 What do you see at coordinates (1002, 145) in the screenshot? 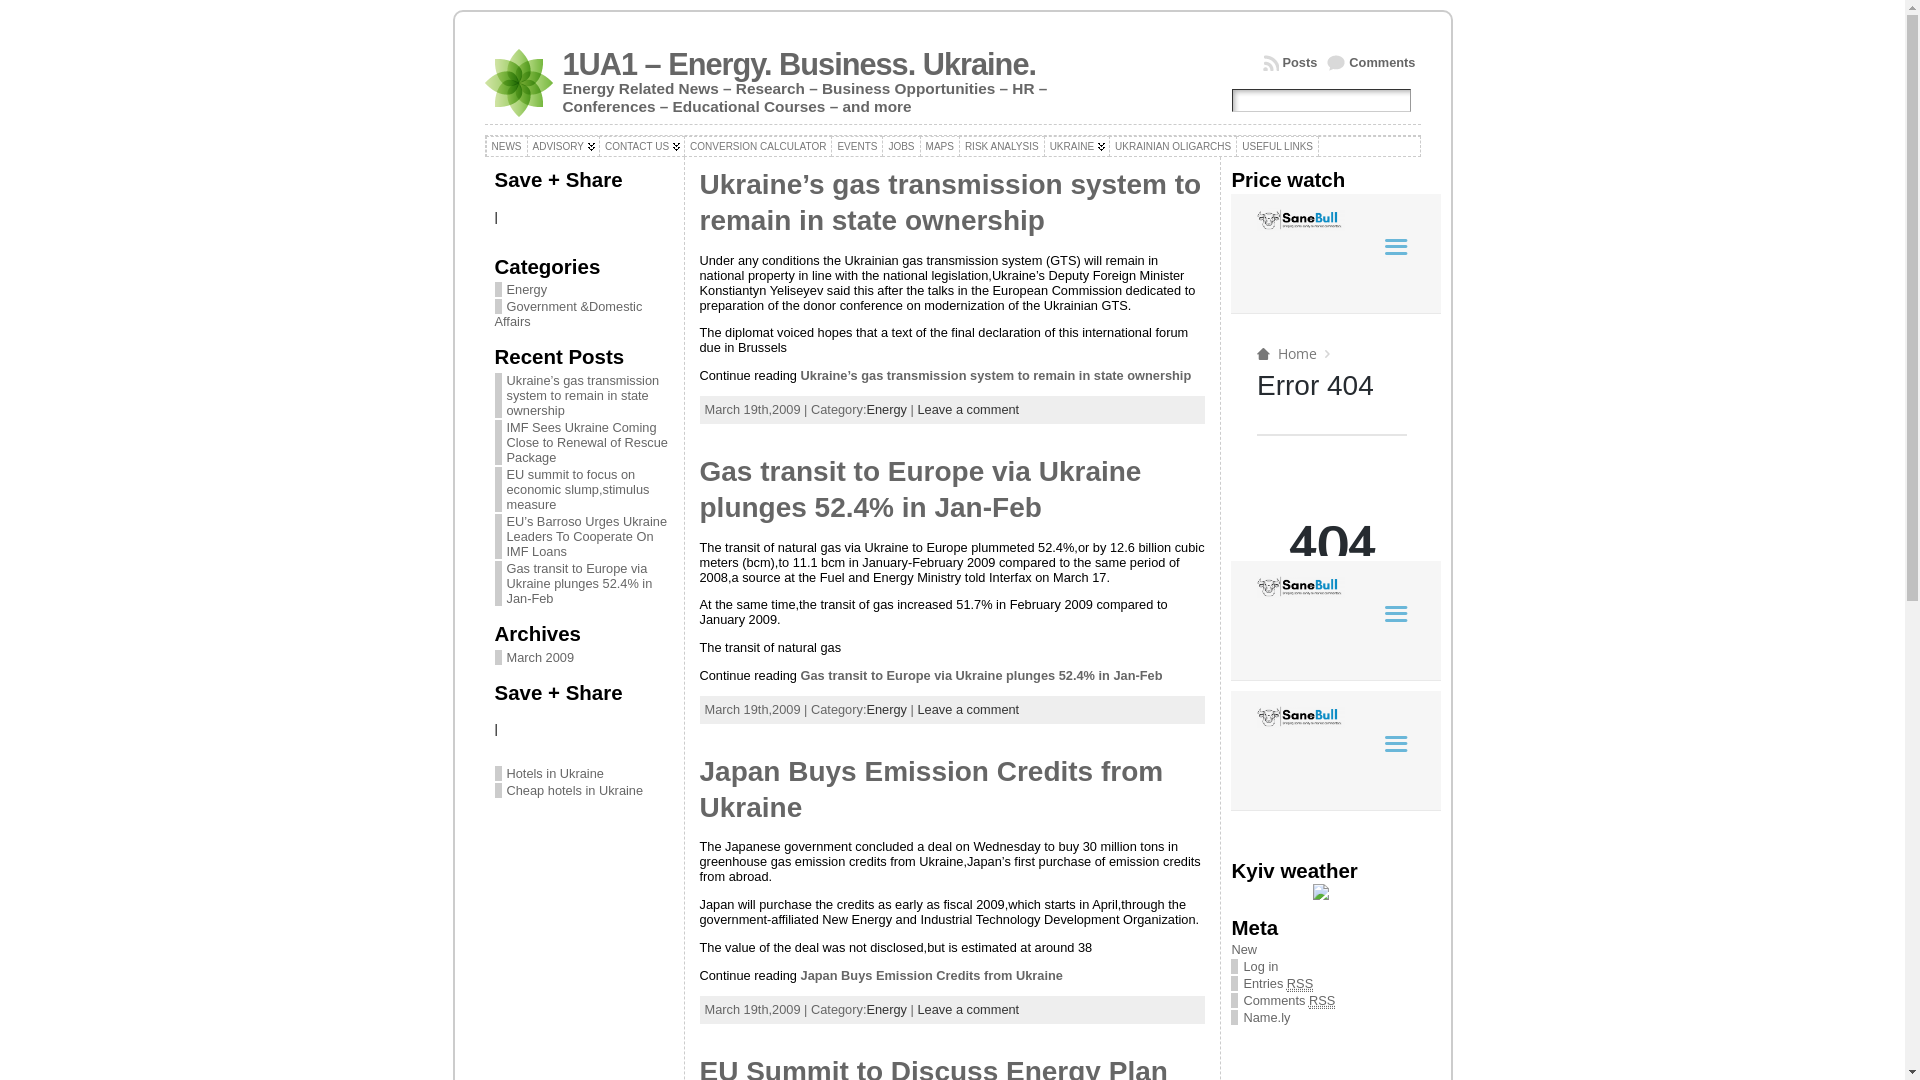
I see `'RISK ANALYSIS'` at bounding box center [1002, 145].